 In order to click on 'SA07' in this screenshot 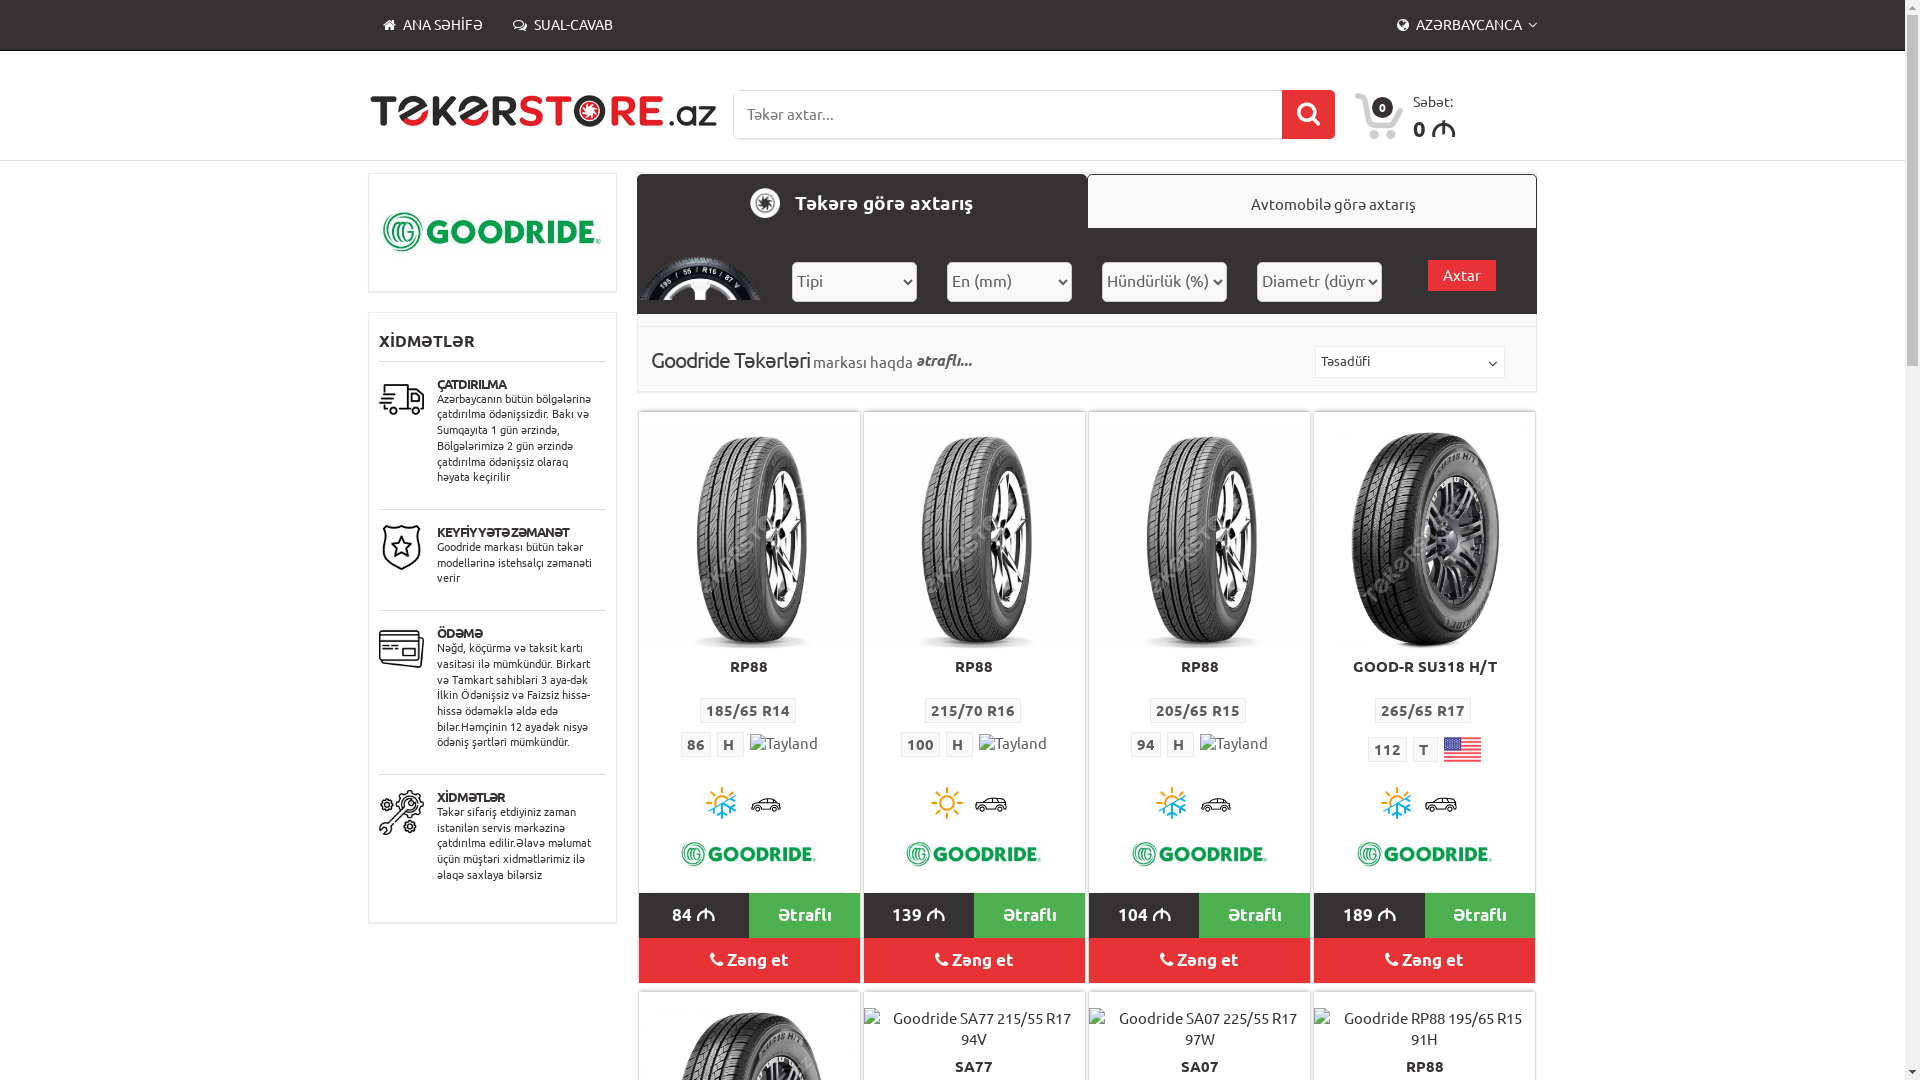, I will do `click(1200, 1065)`.